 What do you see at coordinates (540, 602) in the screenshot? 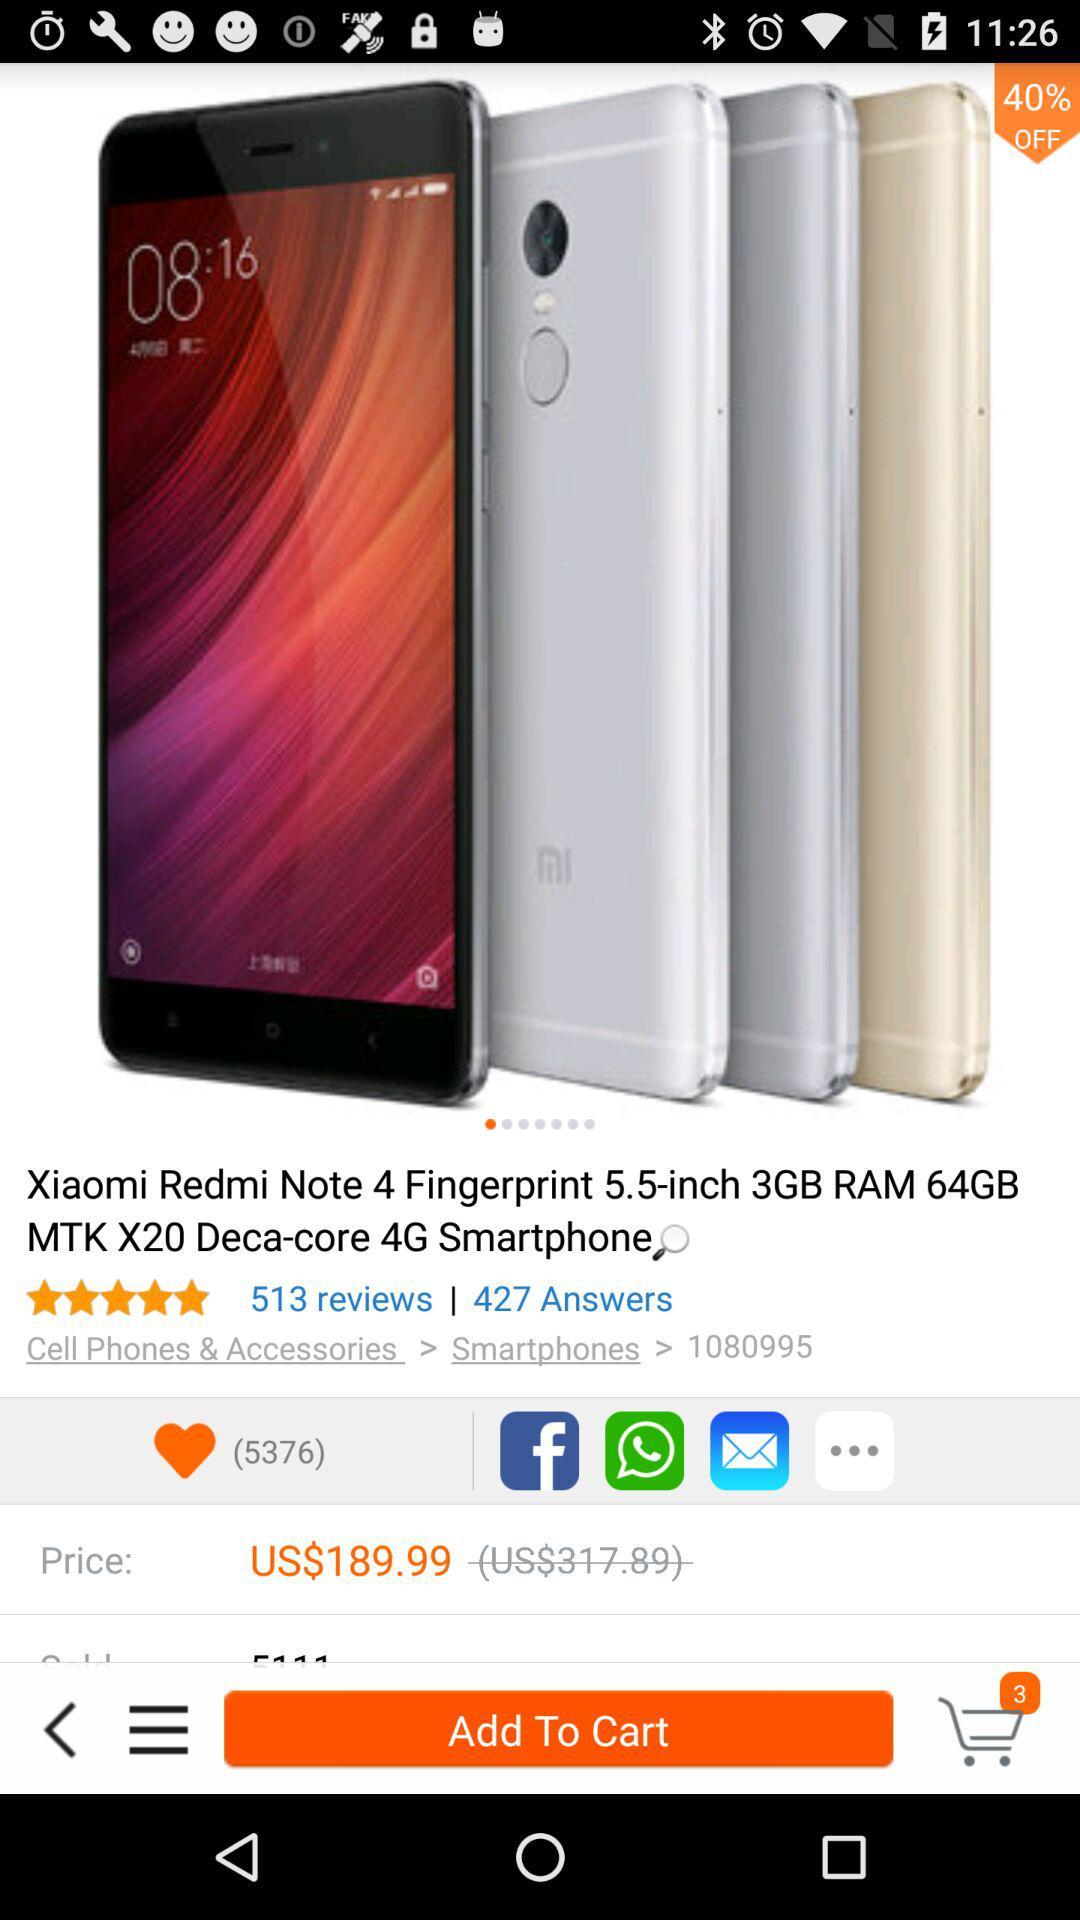
I see `website` at bounding box center [540, 602].